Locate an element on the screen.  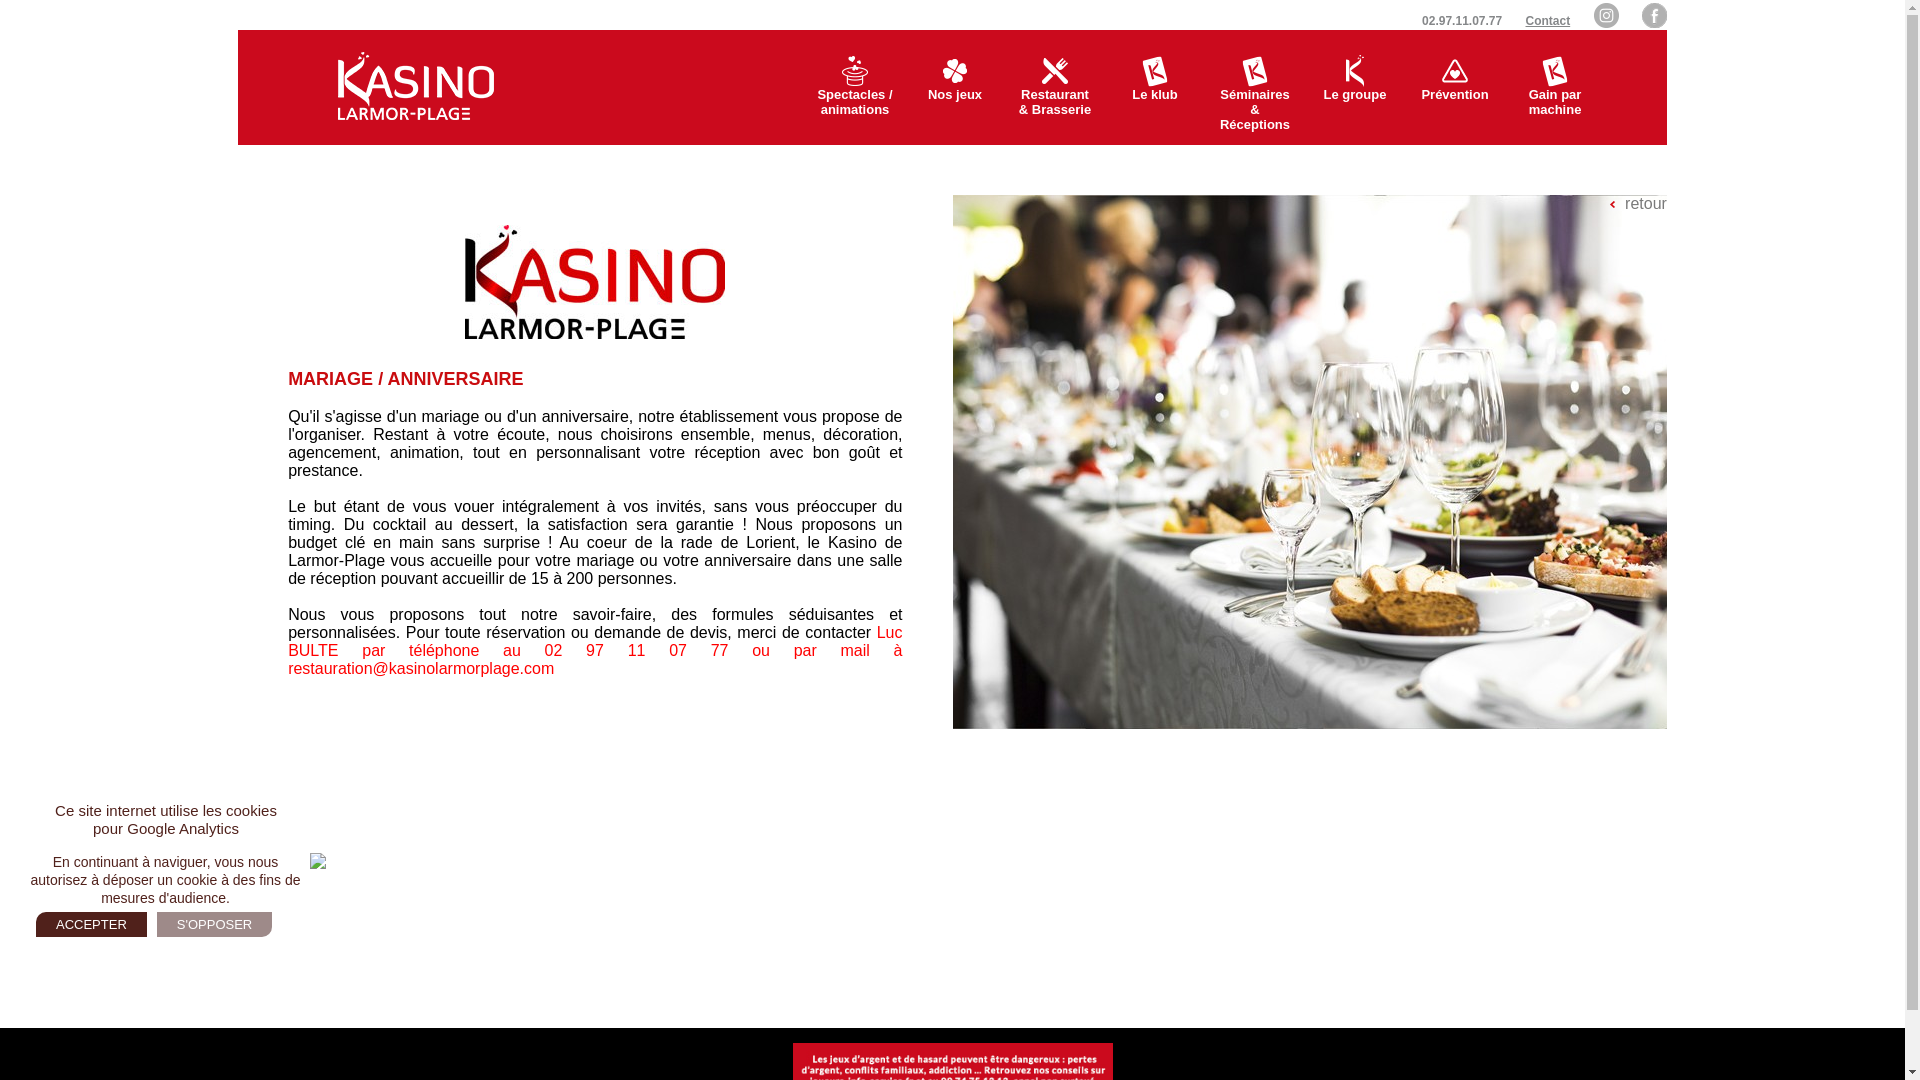
'retour' is located at coordinates (1638, 204).